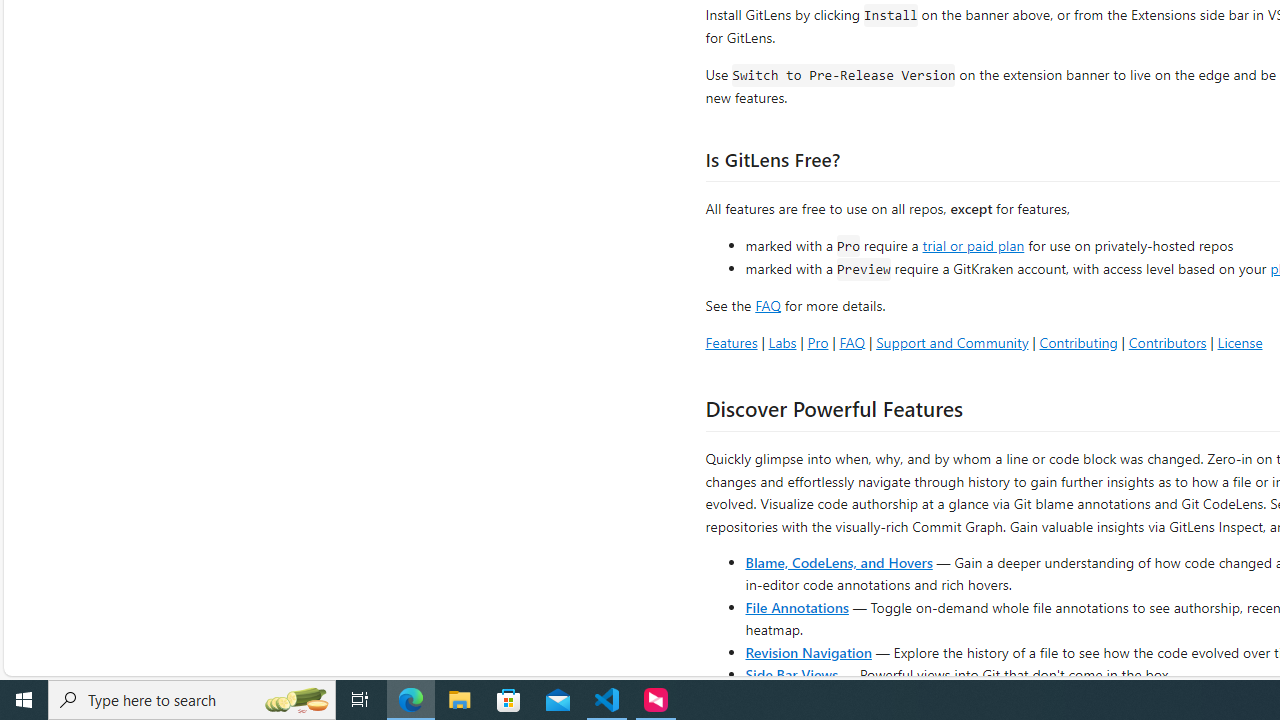  Describe the element at coordinates (808, 651) in the screenshot. I see `'Revision Navigation'` at that location.